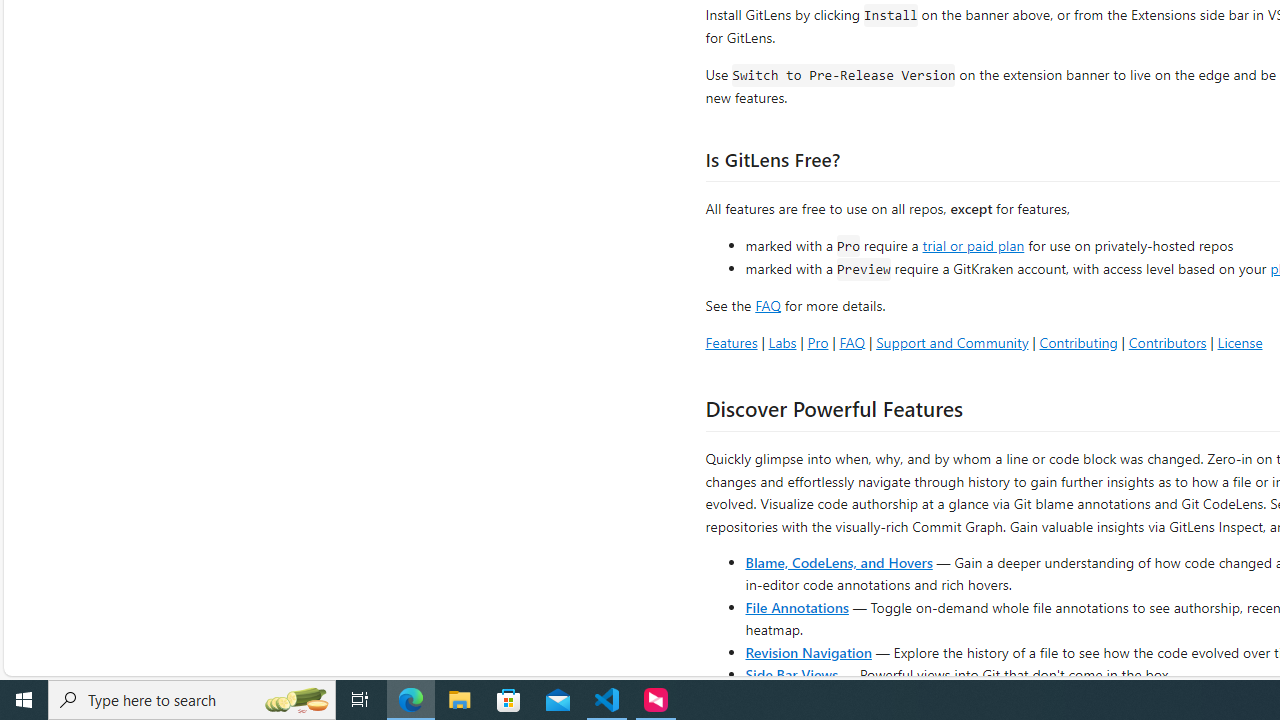  Describe the element at coordinates (808, 651) in the screenshot. I see `'Revision Navigation'` at that location.